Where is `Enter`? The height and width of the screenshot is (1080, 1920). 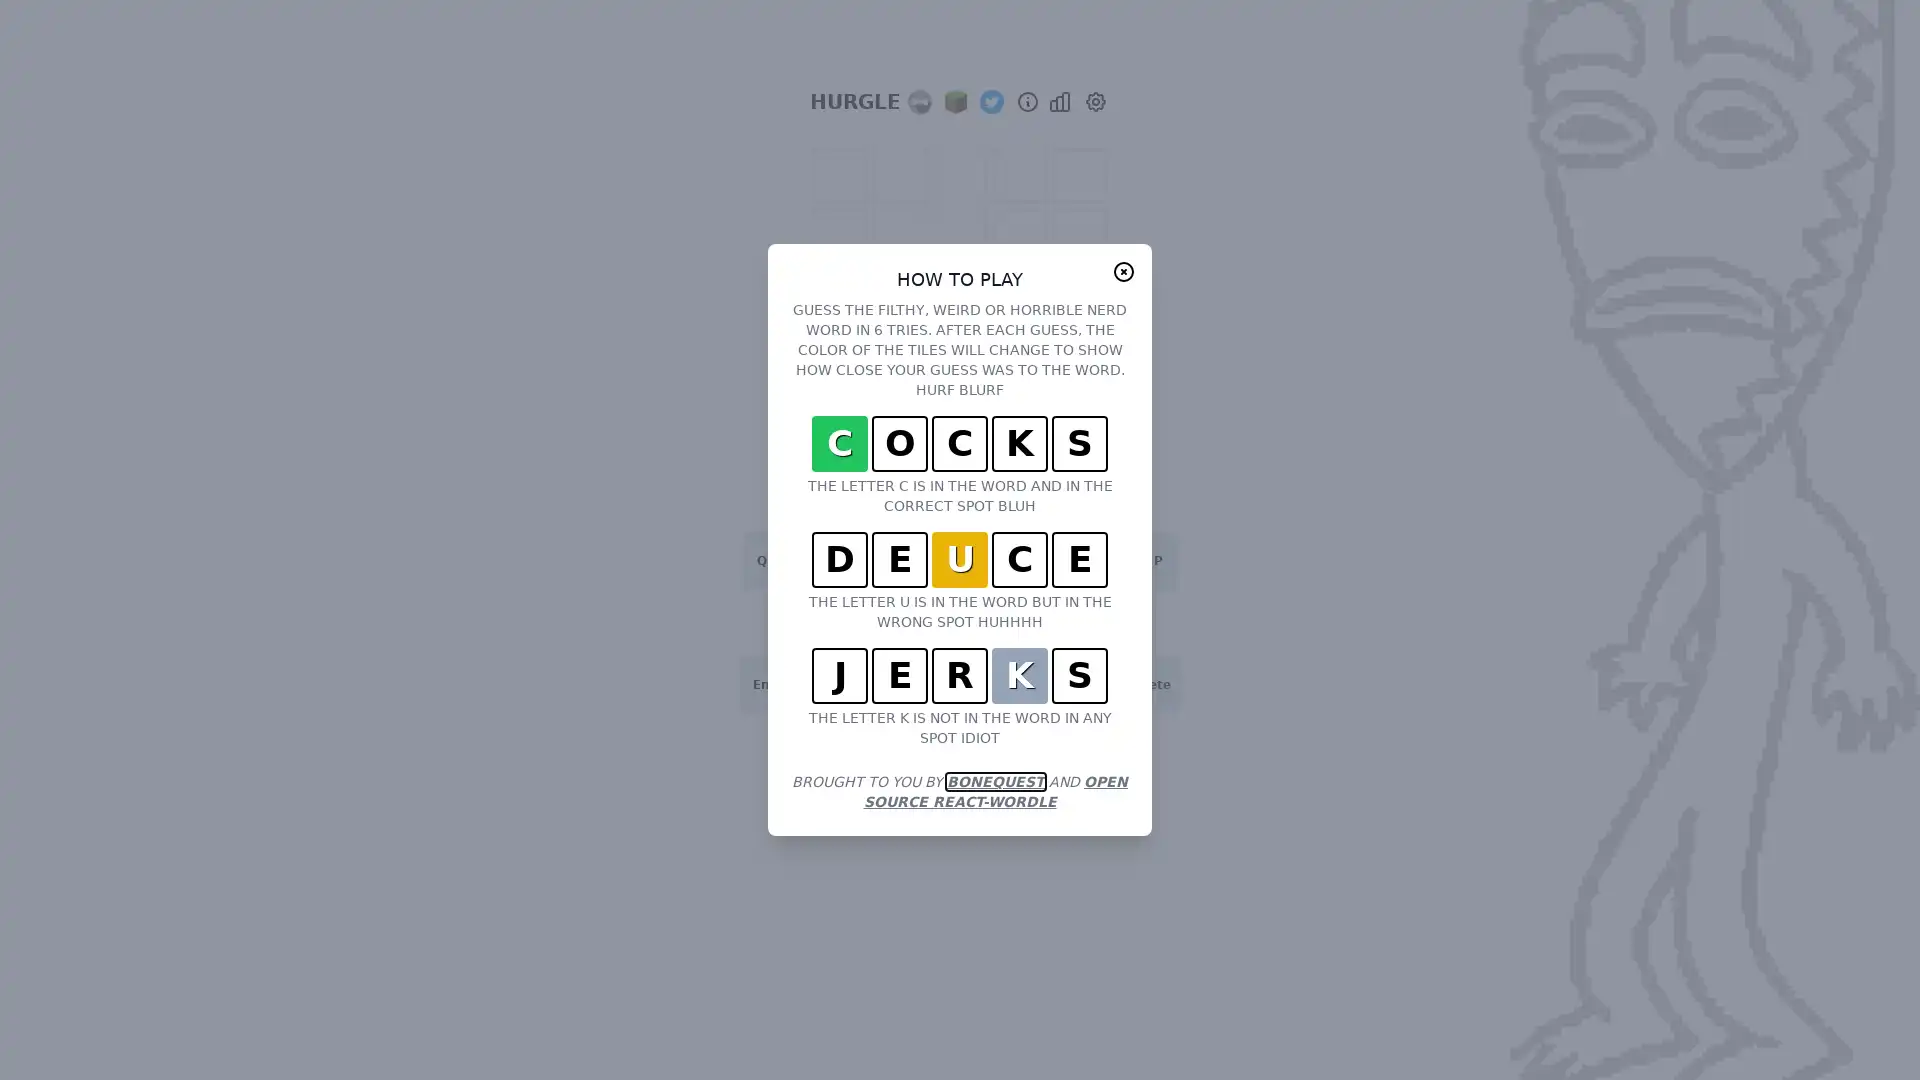 Enter is located at coordinates (770, 684).